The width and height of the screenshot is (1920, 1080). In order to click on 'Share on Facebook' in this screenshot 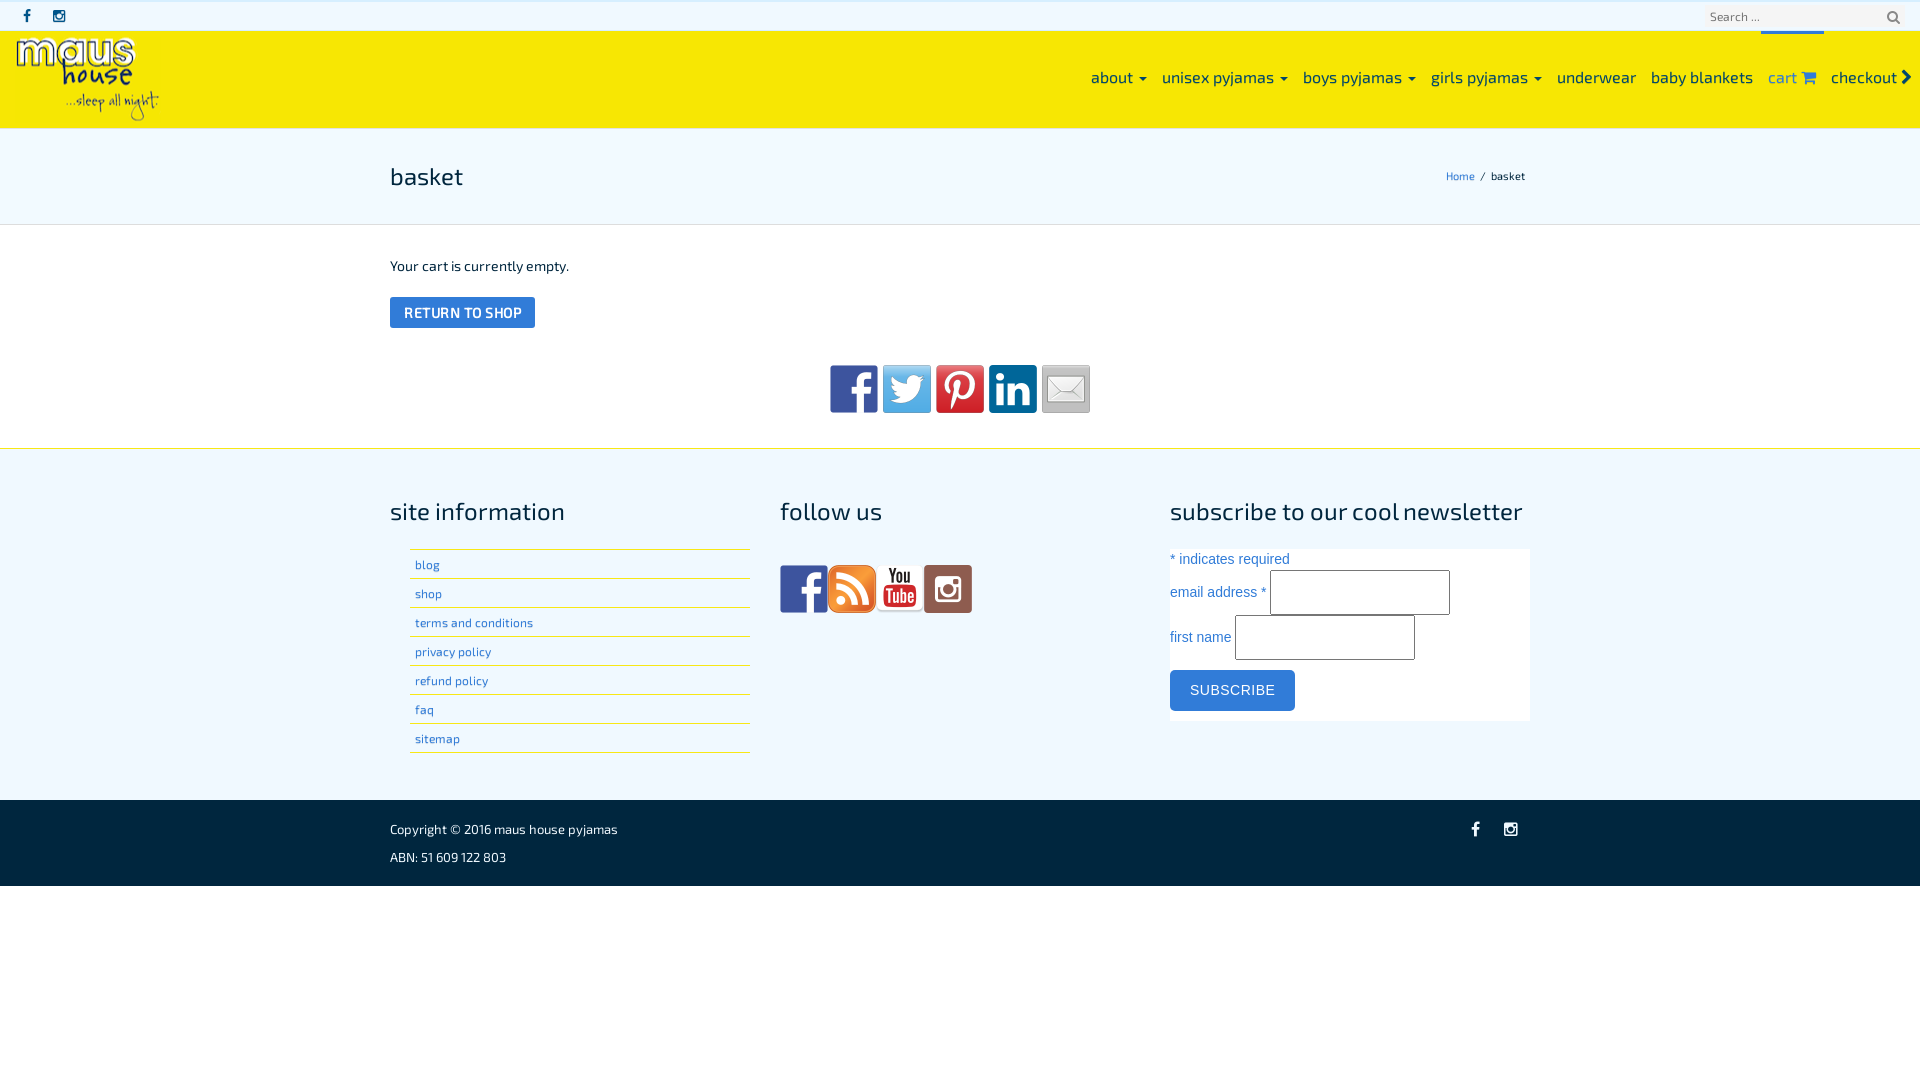, I will do `click(854, 389)`.